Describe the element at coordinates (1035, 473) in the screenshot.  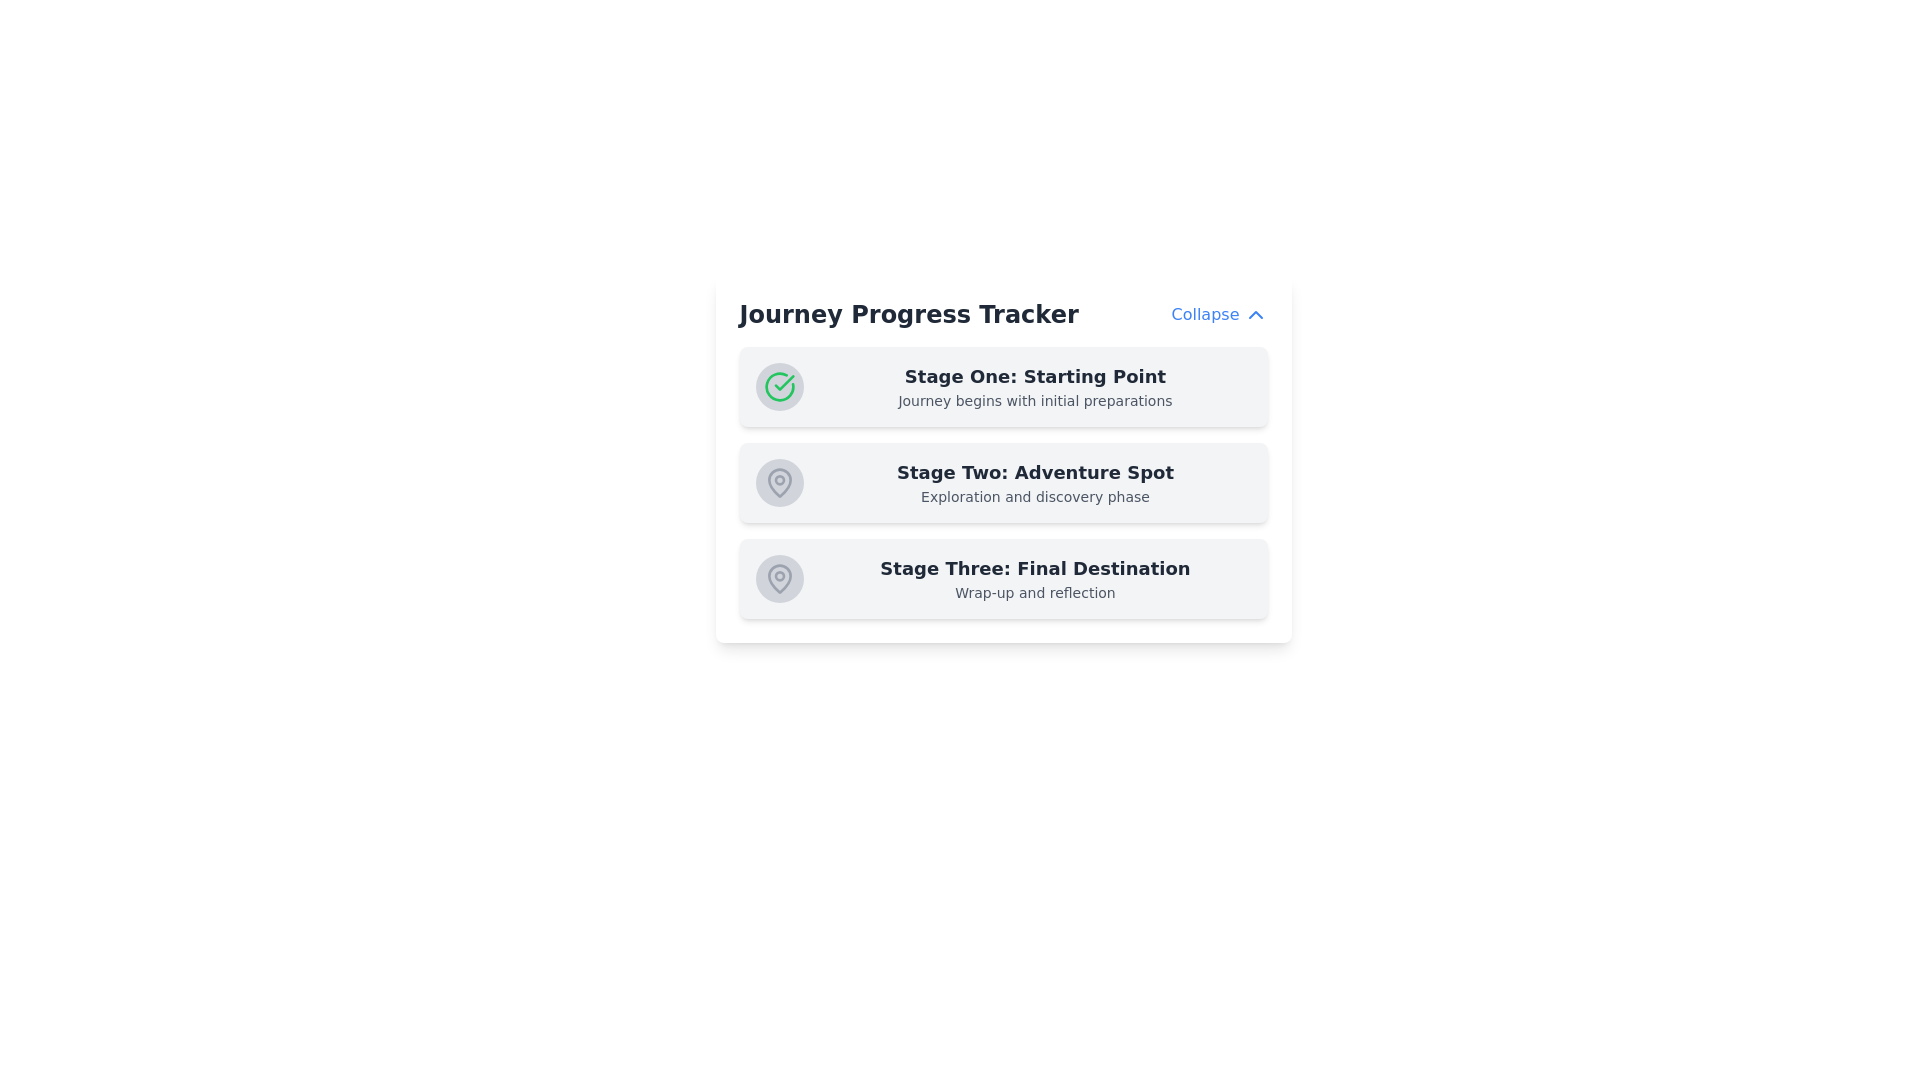
I see `the static text label that indicates 'Stage Two: Adventure Spot', which is the title for the second stage in a progress tracker` at that location.